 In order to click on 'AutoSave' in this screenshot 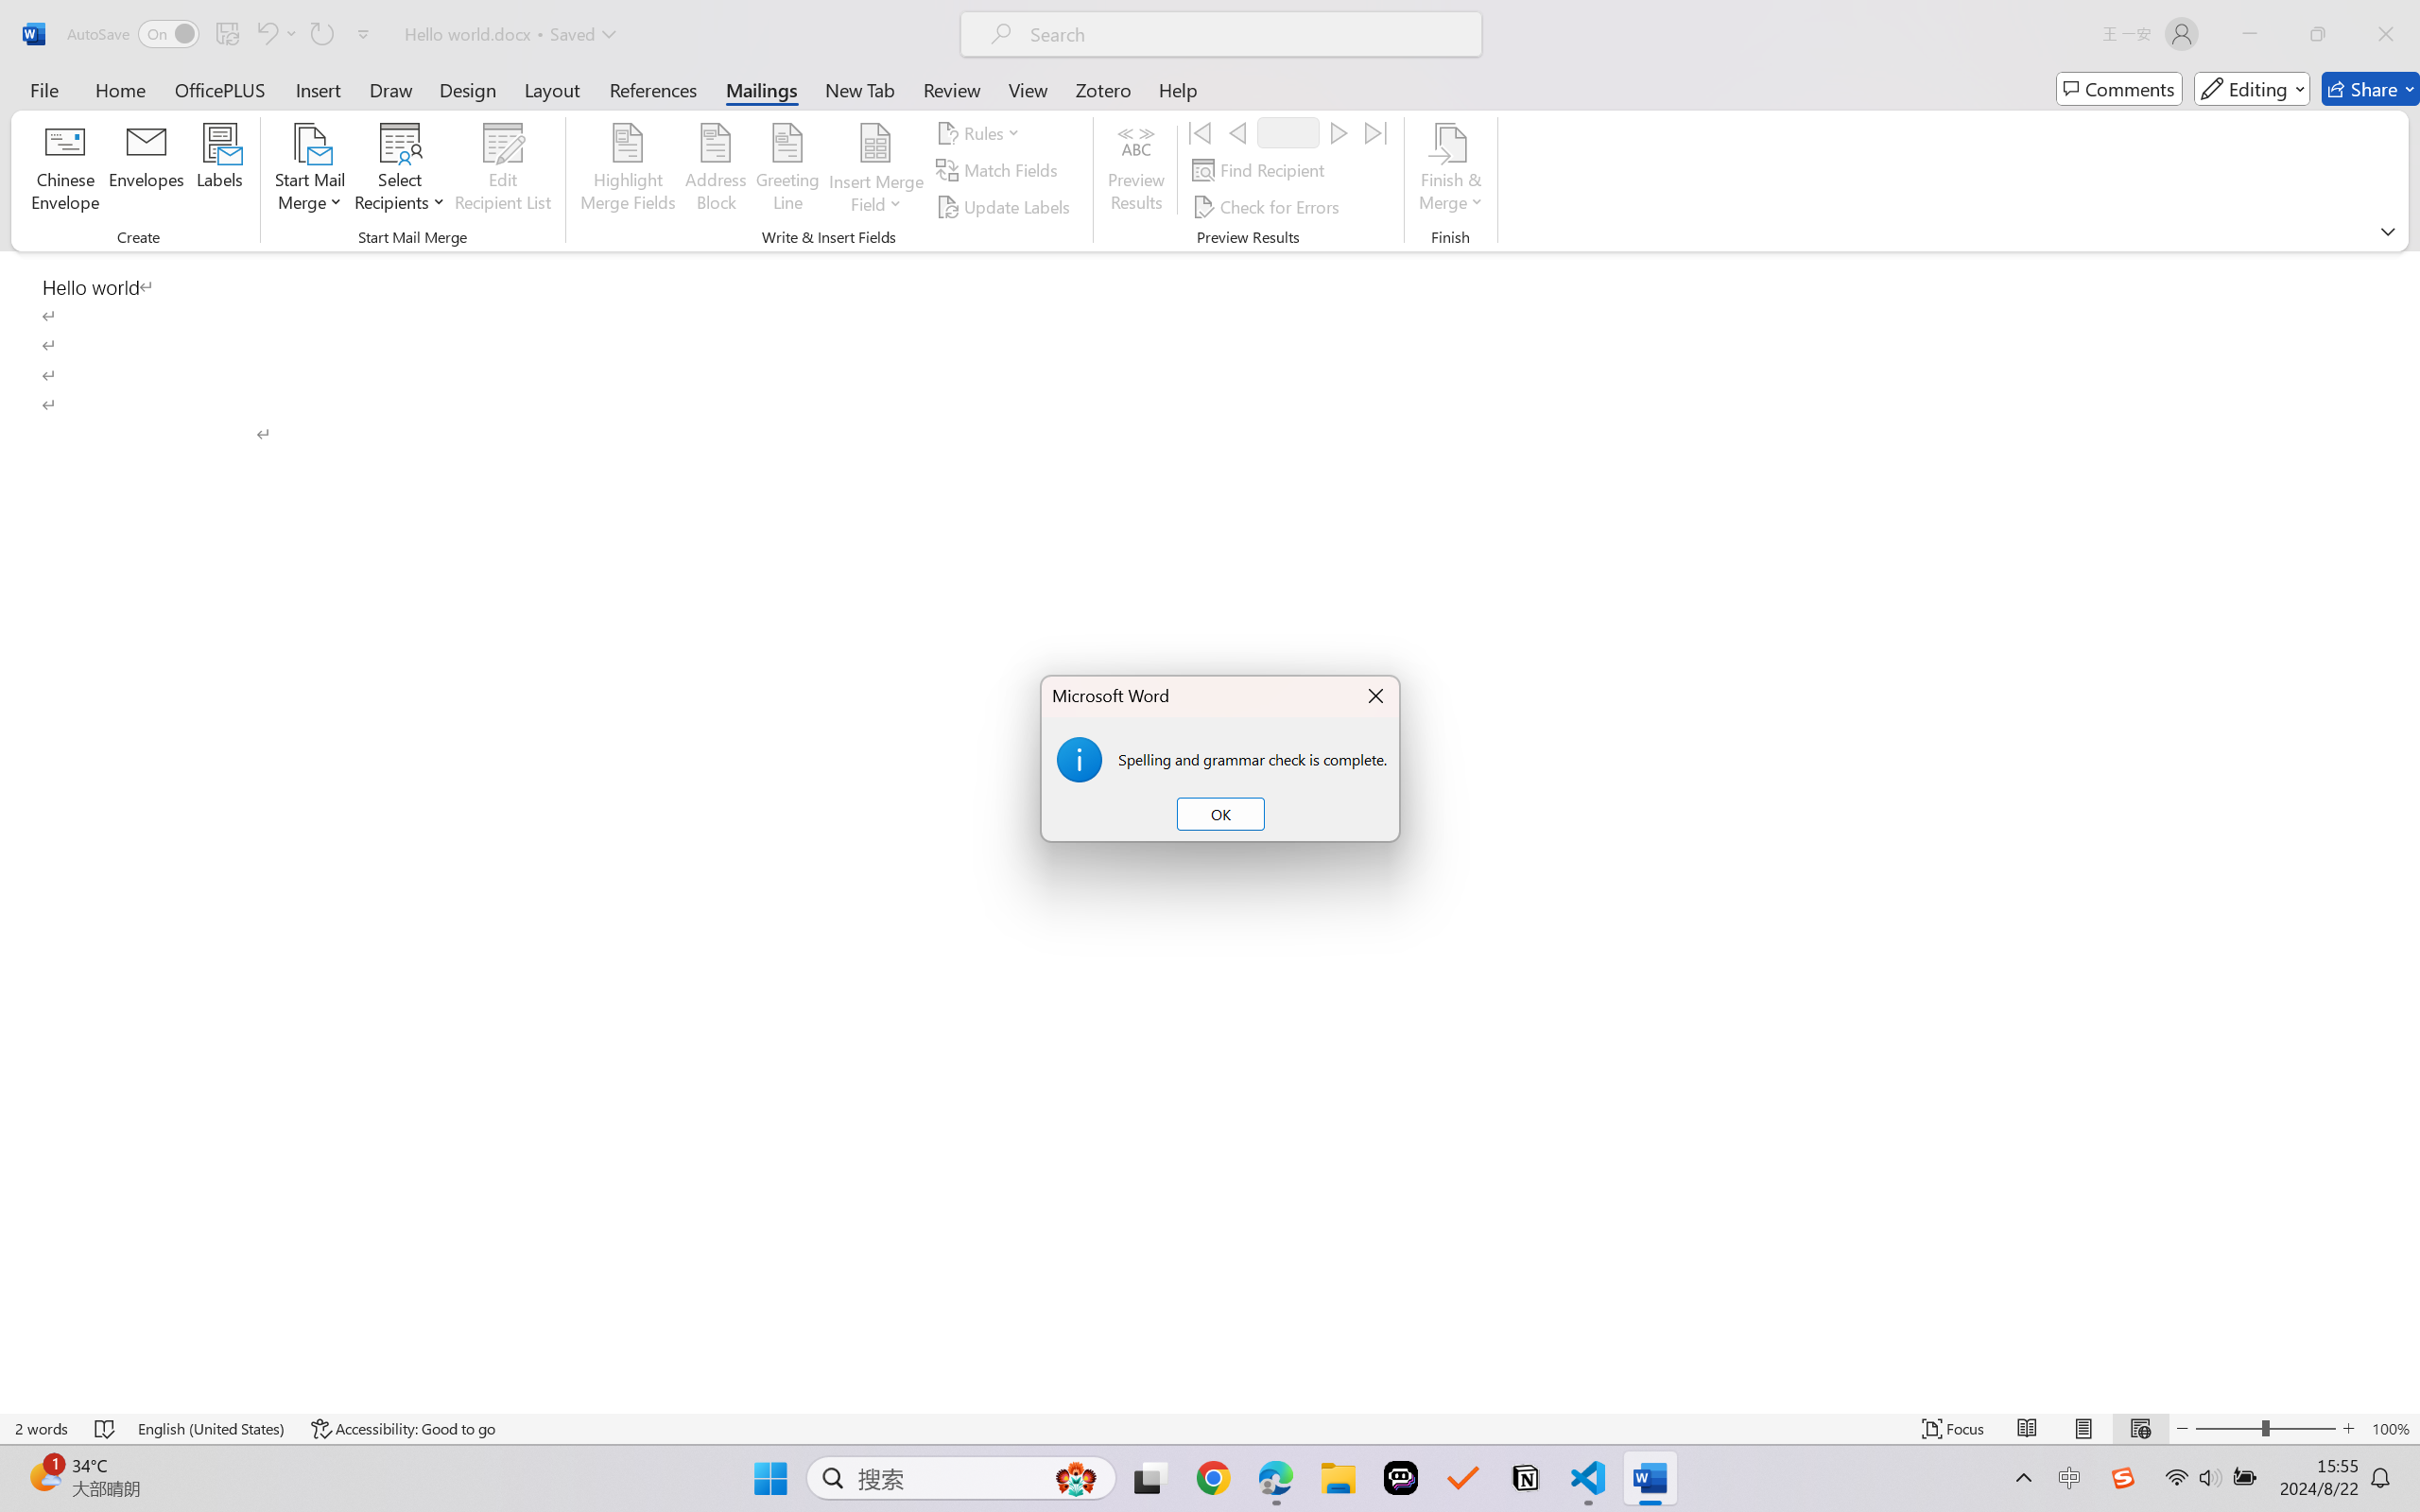, I will do `click(133, 33)`.